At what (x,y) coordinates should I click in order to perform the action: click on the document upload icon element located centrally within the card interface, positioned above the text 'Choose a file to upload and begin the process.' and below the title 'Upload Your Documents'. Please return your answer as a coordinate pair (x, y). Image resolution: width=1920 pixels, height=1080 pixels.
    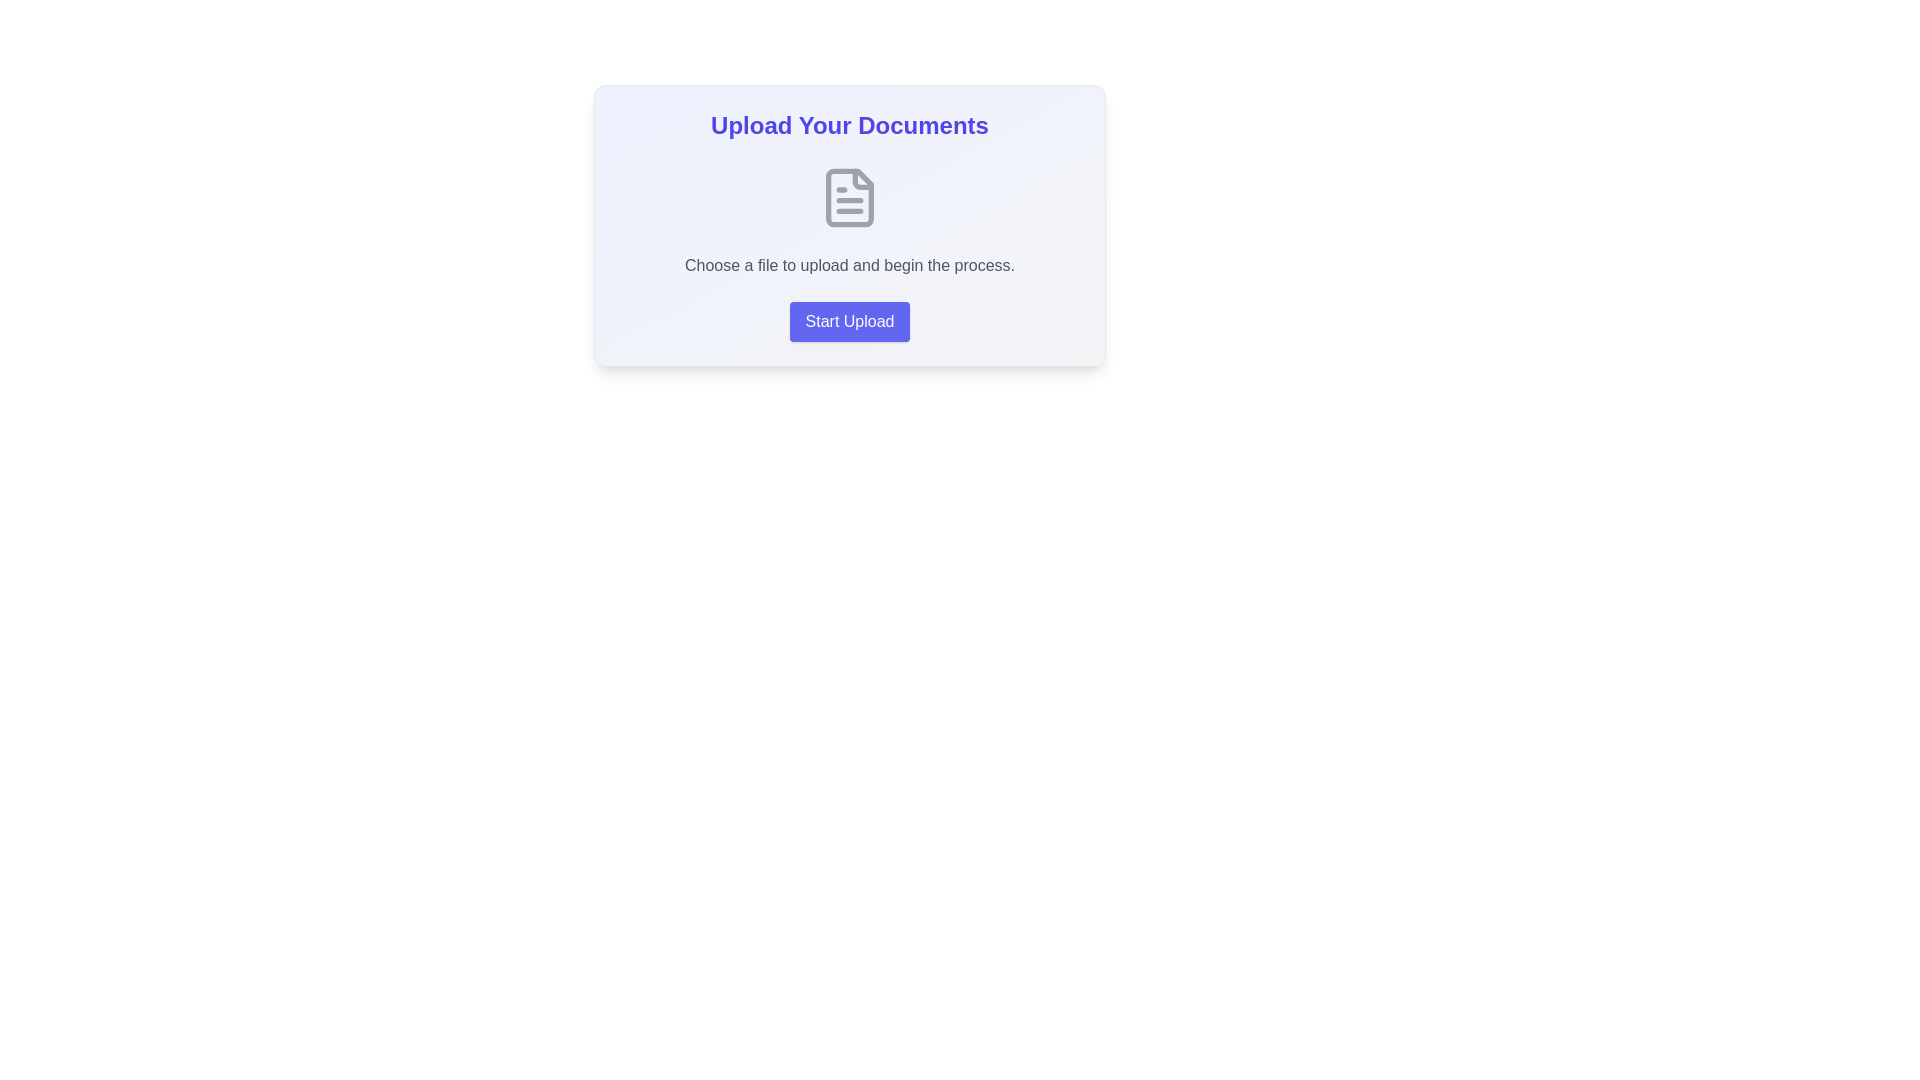
    Looking at the image, I should click on (849, 197).